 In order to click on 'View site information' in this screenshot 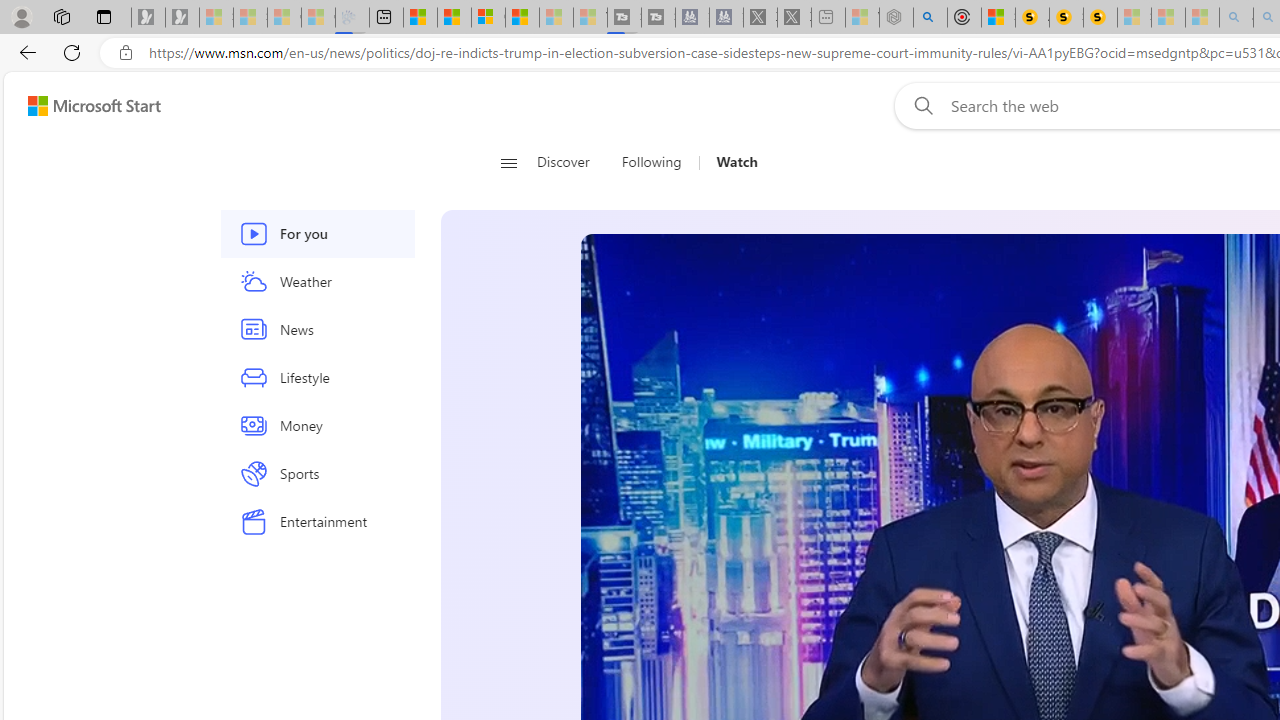, I will do `click(125, 52)`.